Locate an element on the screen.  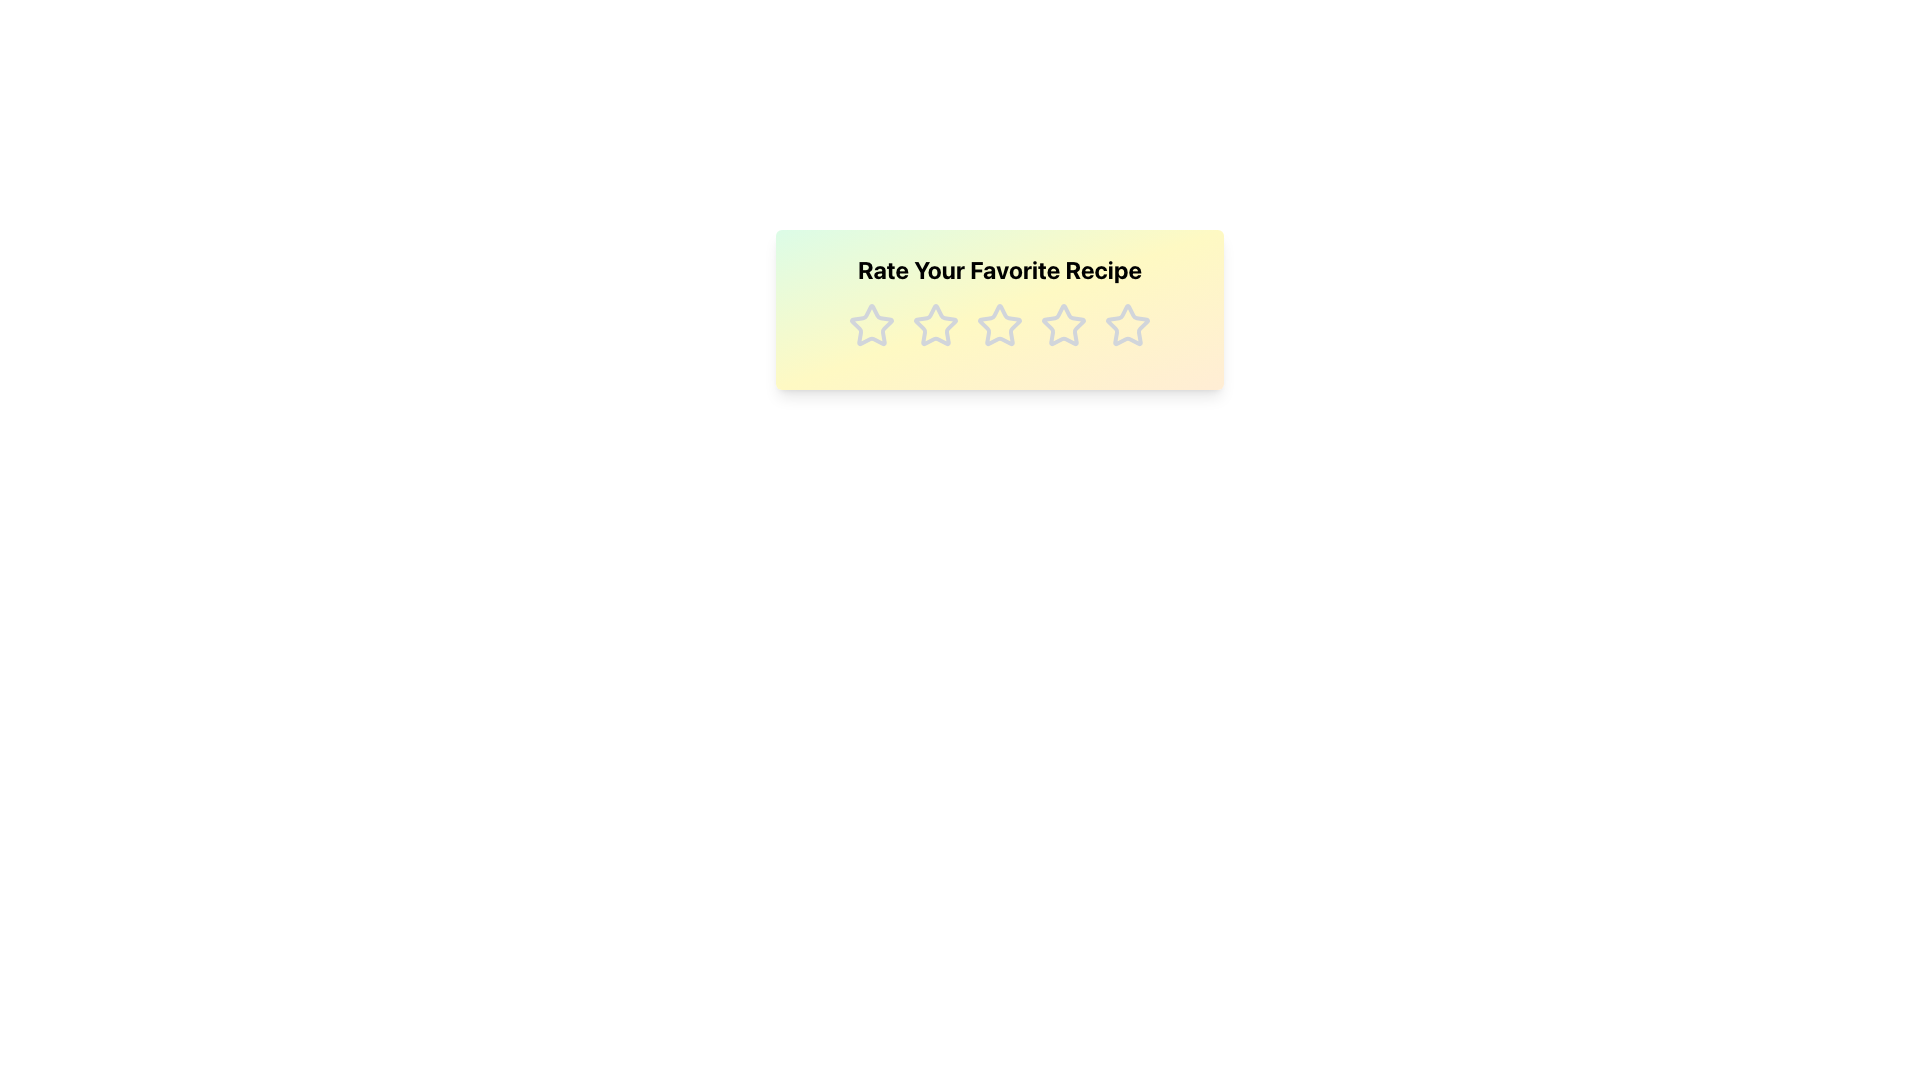
the fifth star icon is located at coordinates (1128, 324).